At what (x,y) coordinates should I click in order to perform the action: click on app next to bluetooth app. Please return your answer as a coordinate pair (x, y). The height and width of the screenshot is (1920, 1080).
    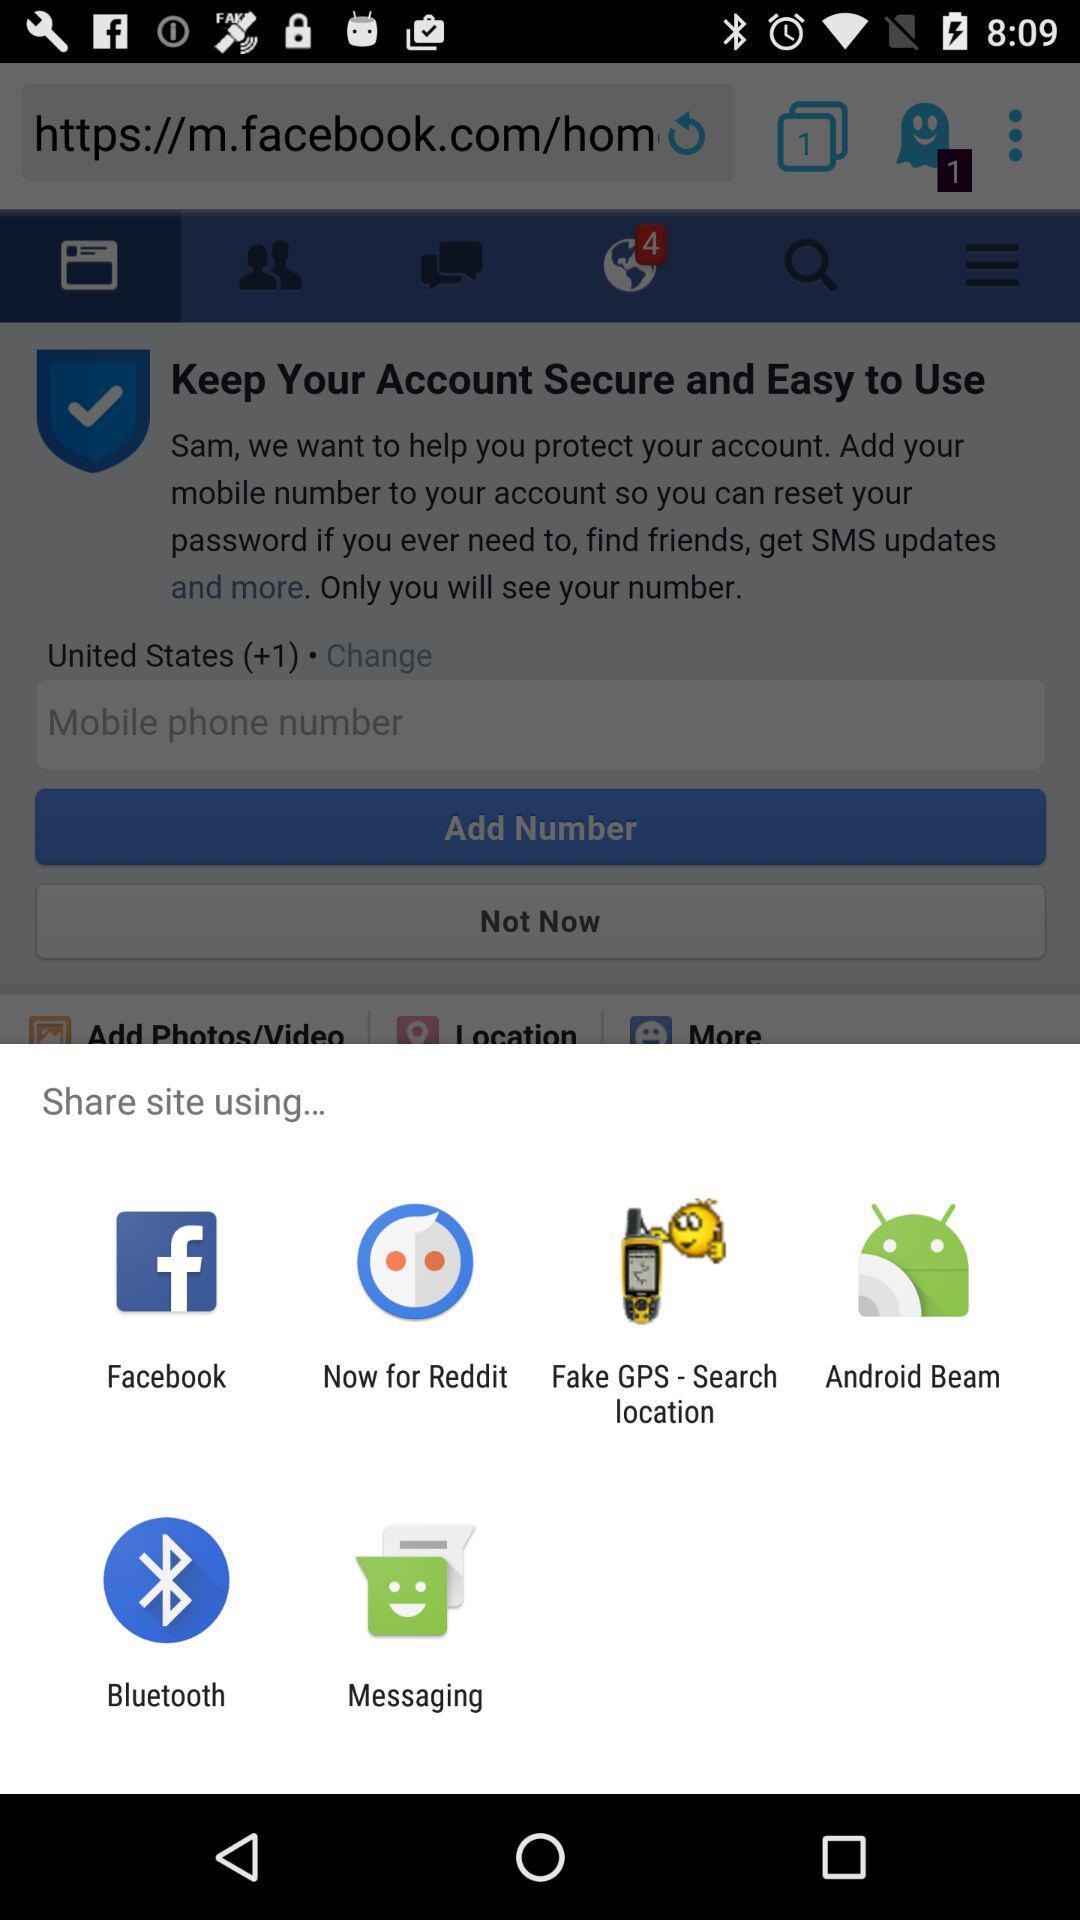
    Looking at the image, I should click on (414, 1711).